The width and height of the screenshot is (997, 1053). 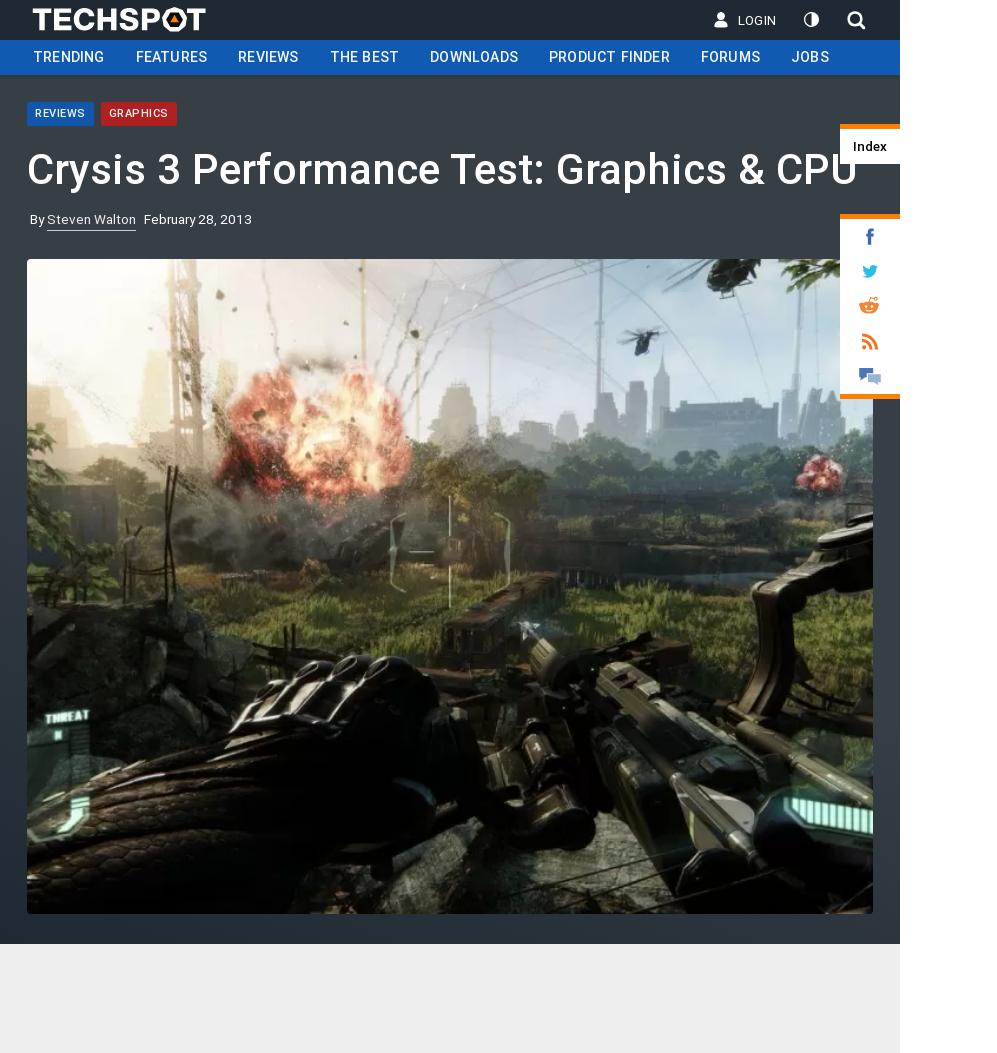 What do you see at coordinates (730, 55) in the screenshot?
I see `'Forums'` at bounding box center [730, 55].